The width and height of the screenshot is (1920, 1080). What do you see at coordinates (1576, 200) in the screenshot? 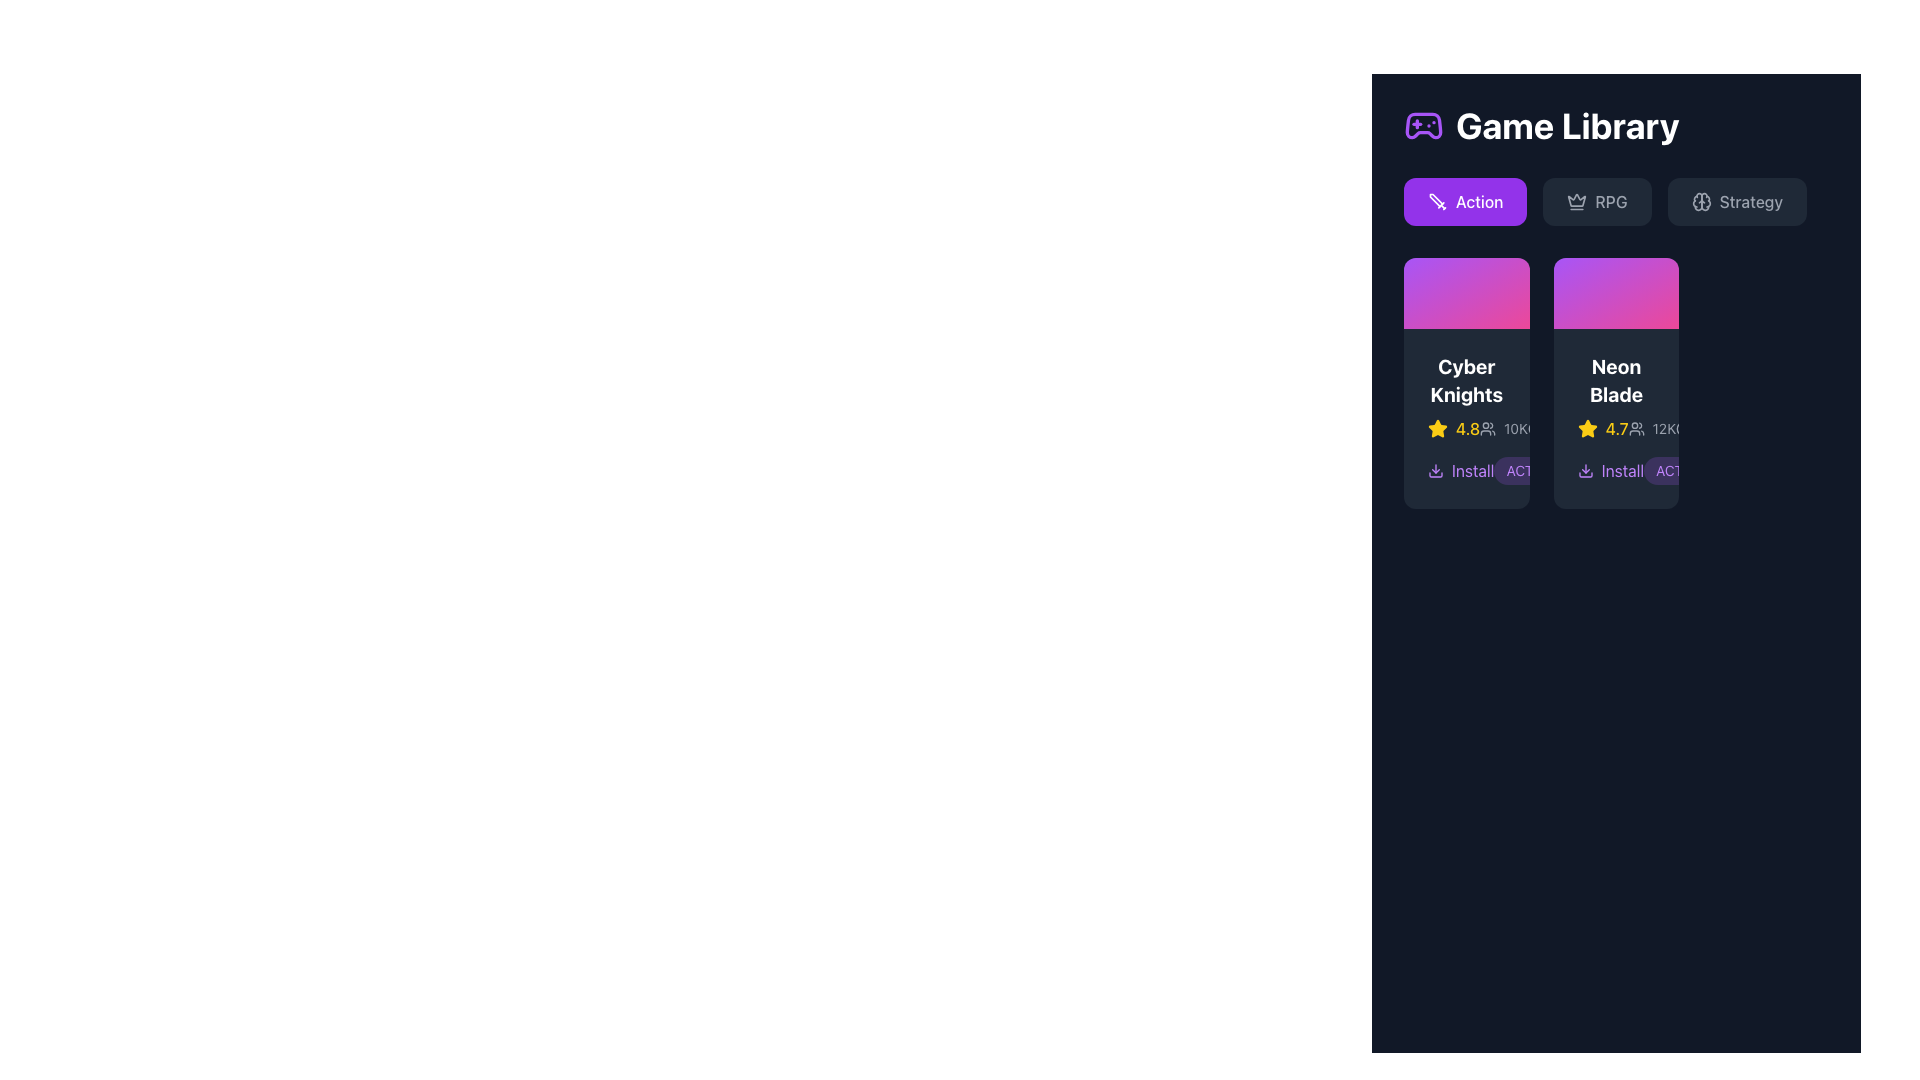
I see `the crown icon located to the left of the 'Game Library' text in the top-left area of the interface` at bounding box center [1576, 200].